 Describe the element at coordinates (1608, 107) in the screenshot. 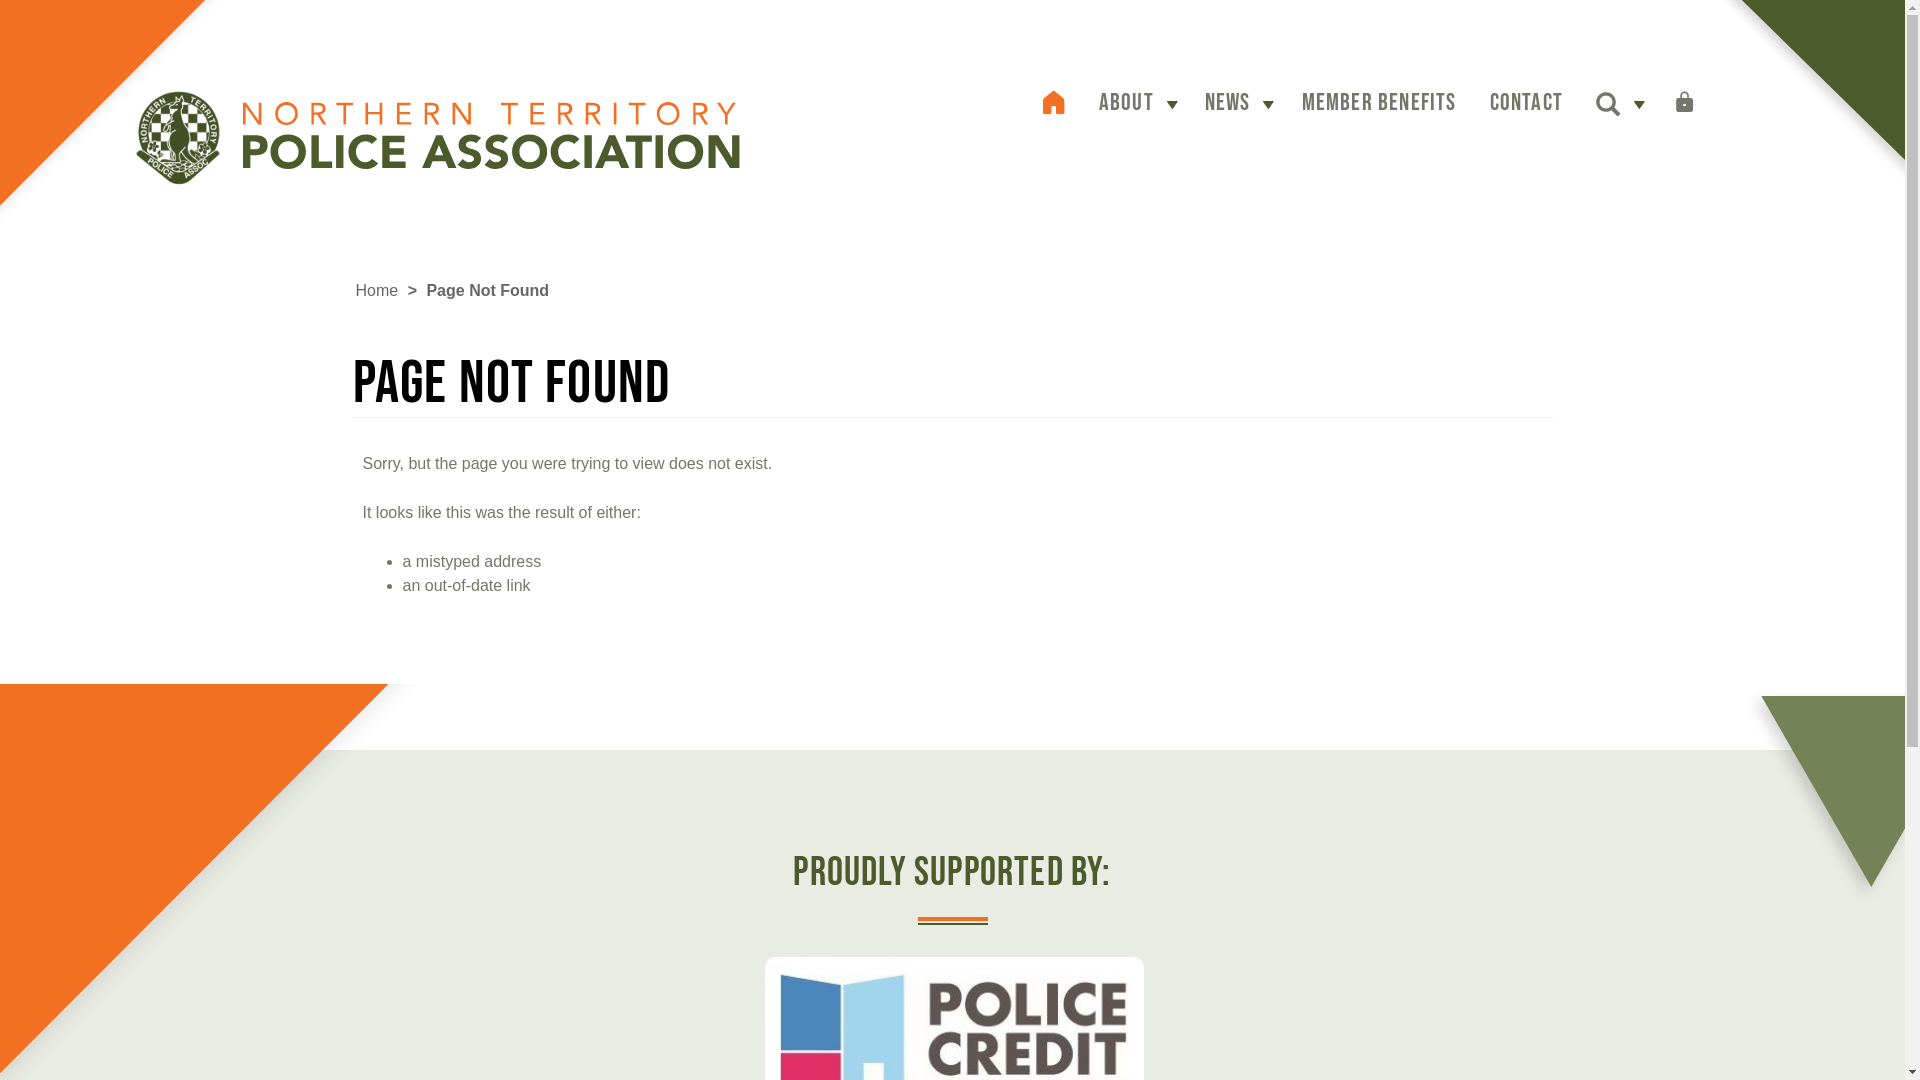

I see `'Search'` at that location.